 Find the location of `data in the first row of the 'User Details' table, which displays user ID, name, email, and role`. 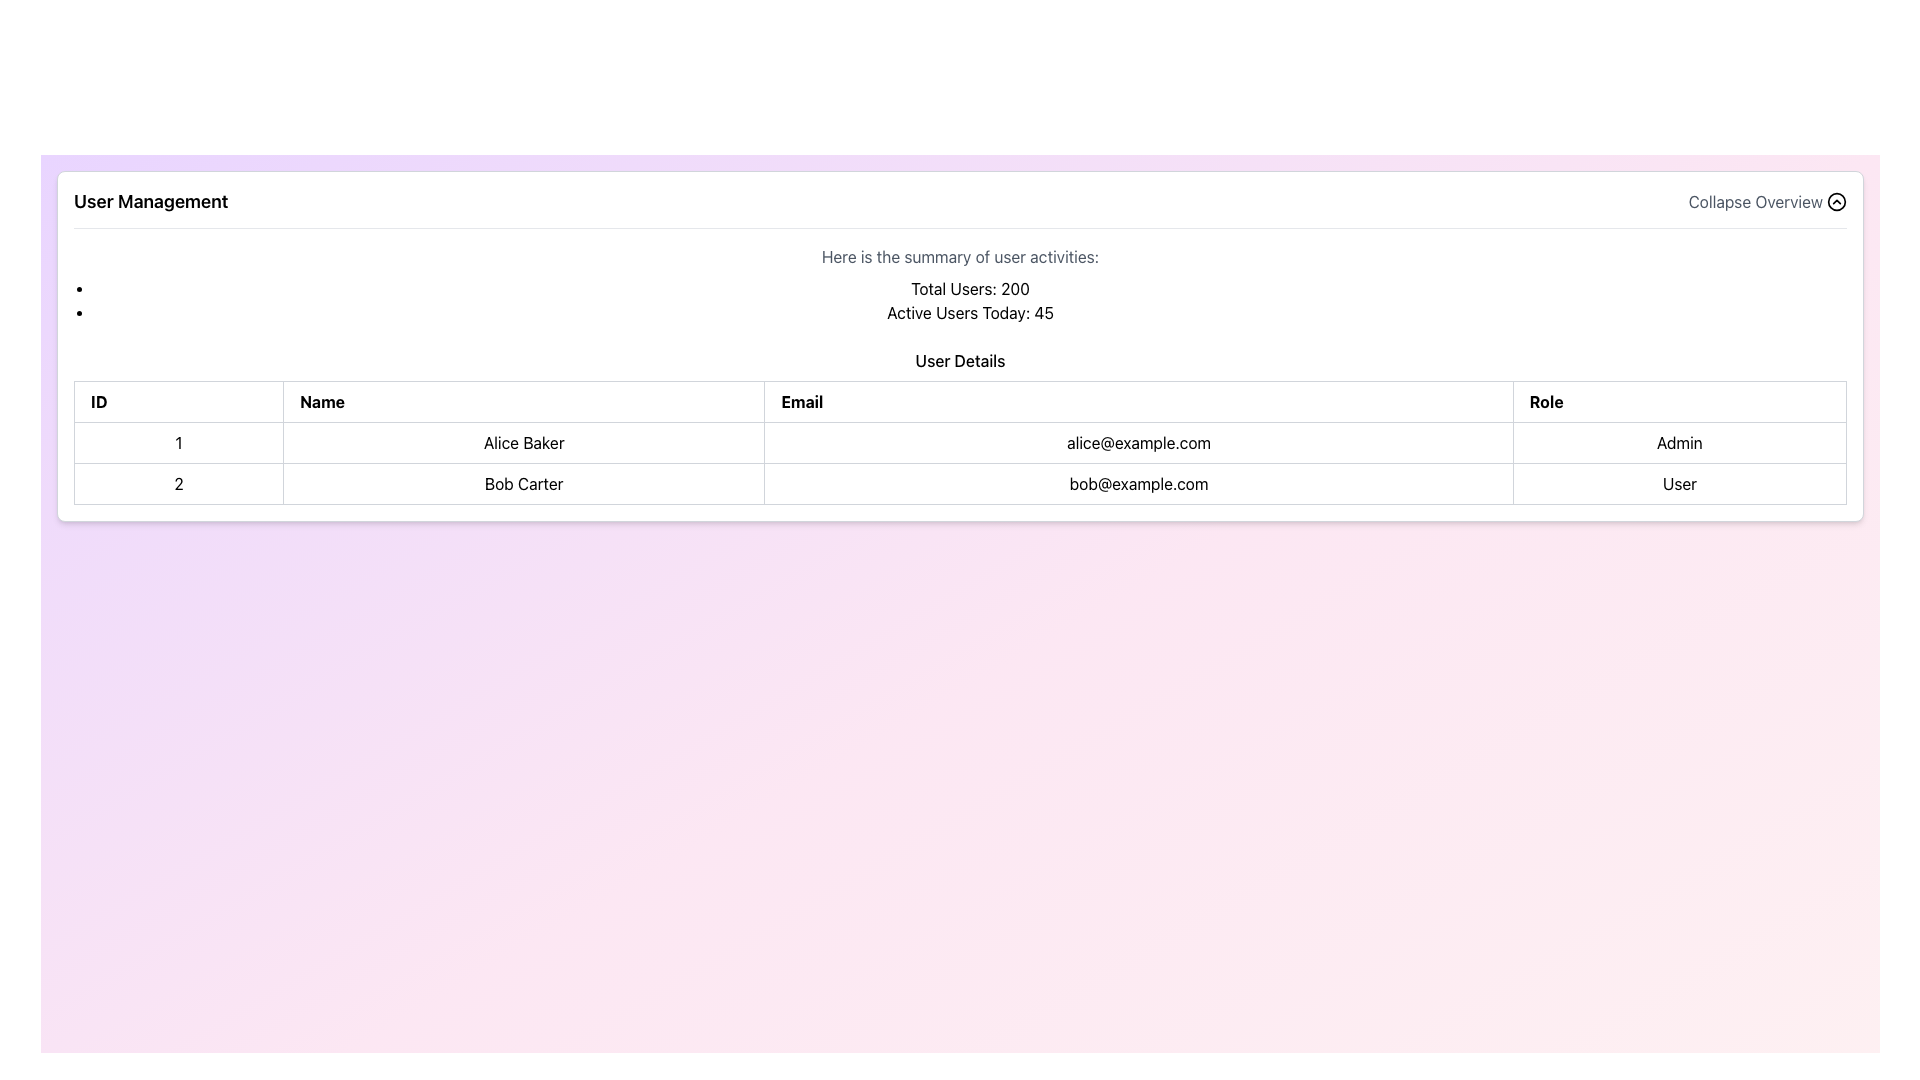

data in the first row of the 'User Details' table, which displays user ID, name, email, and role is located at coordinates (960, 442).